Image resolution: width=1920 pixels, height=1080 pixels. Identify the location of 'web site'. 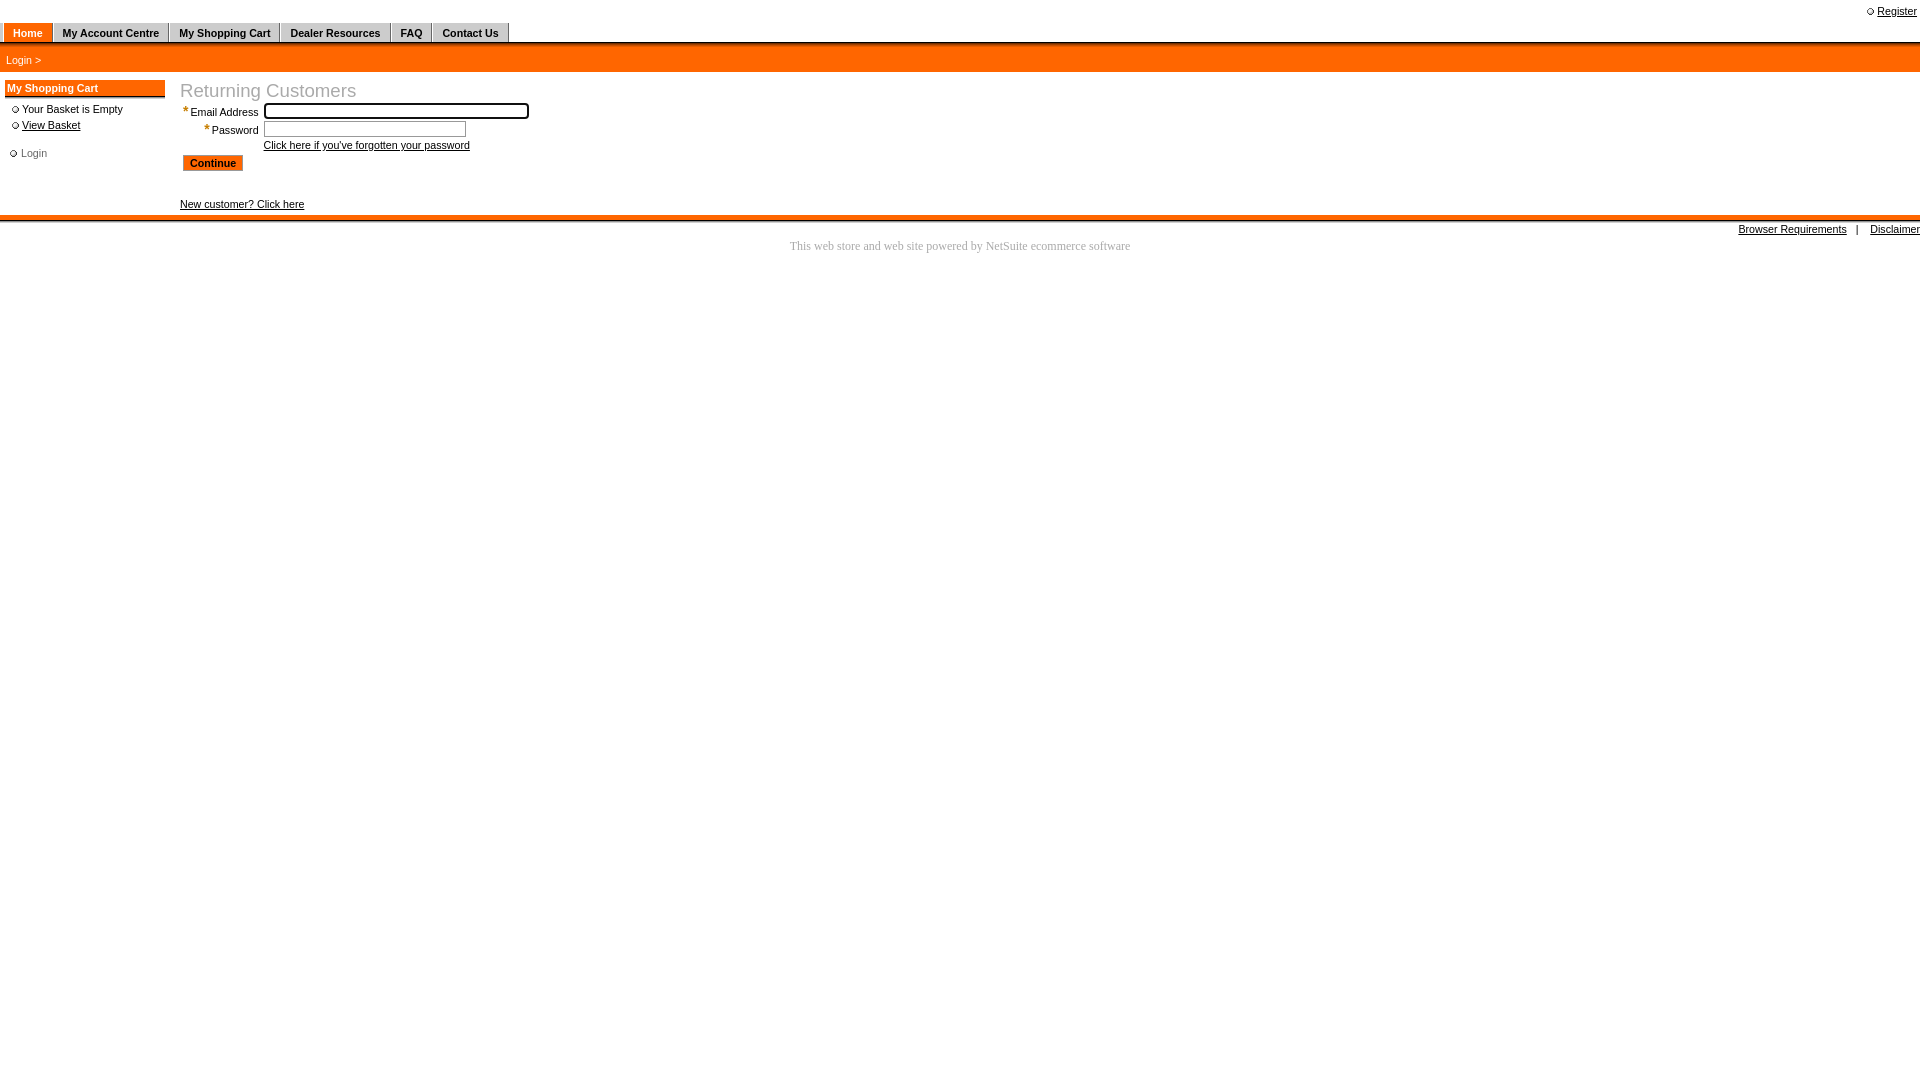
(902, 245).